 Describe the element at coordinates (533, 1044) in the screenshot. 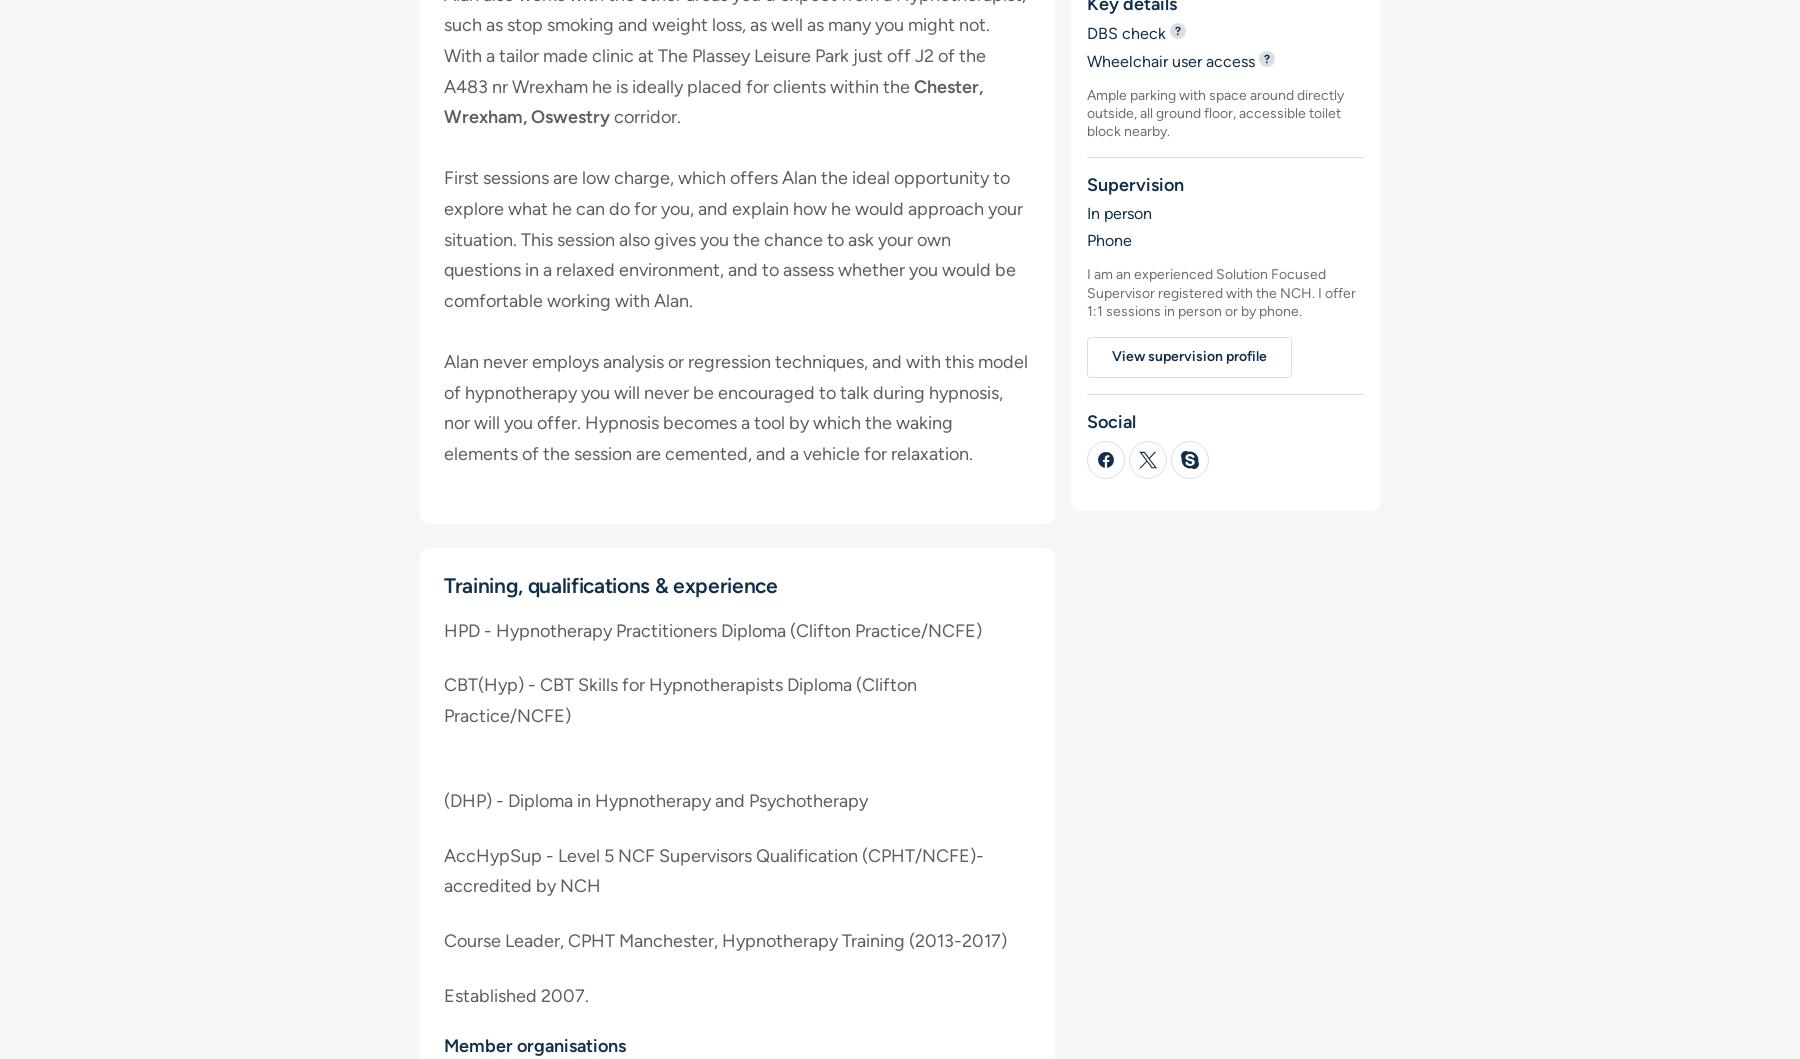

I see `'Member organisations'` at that location.